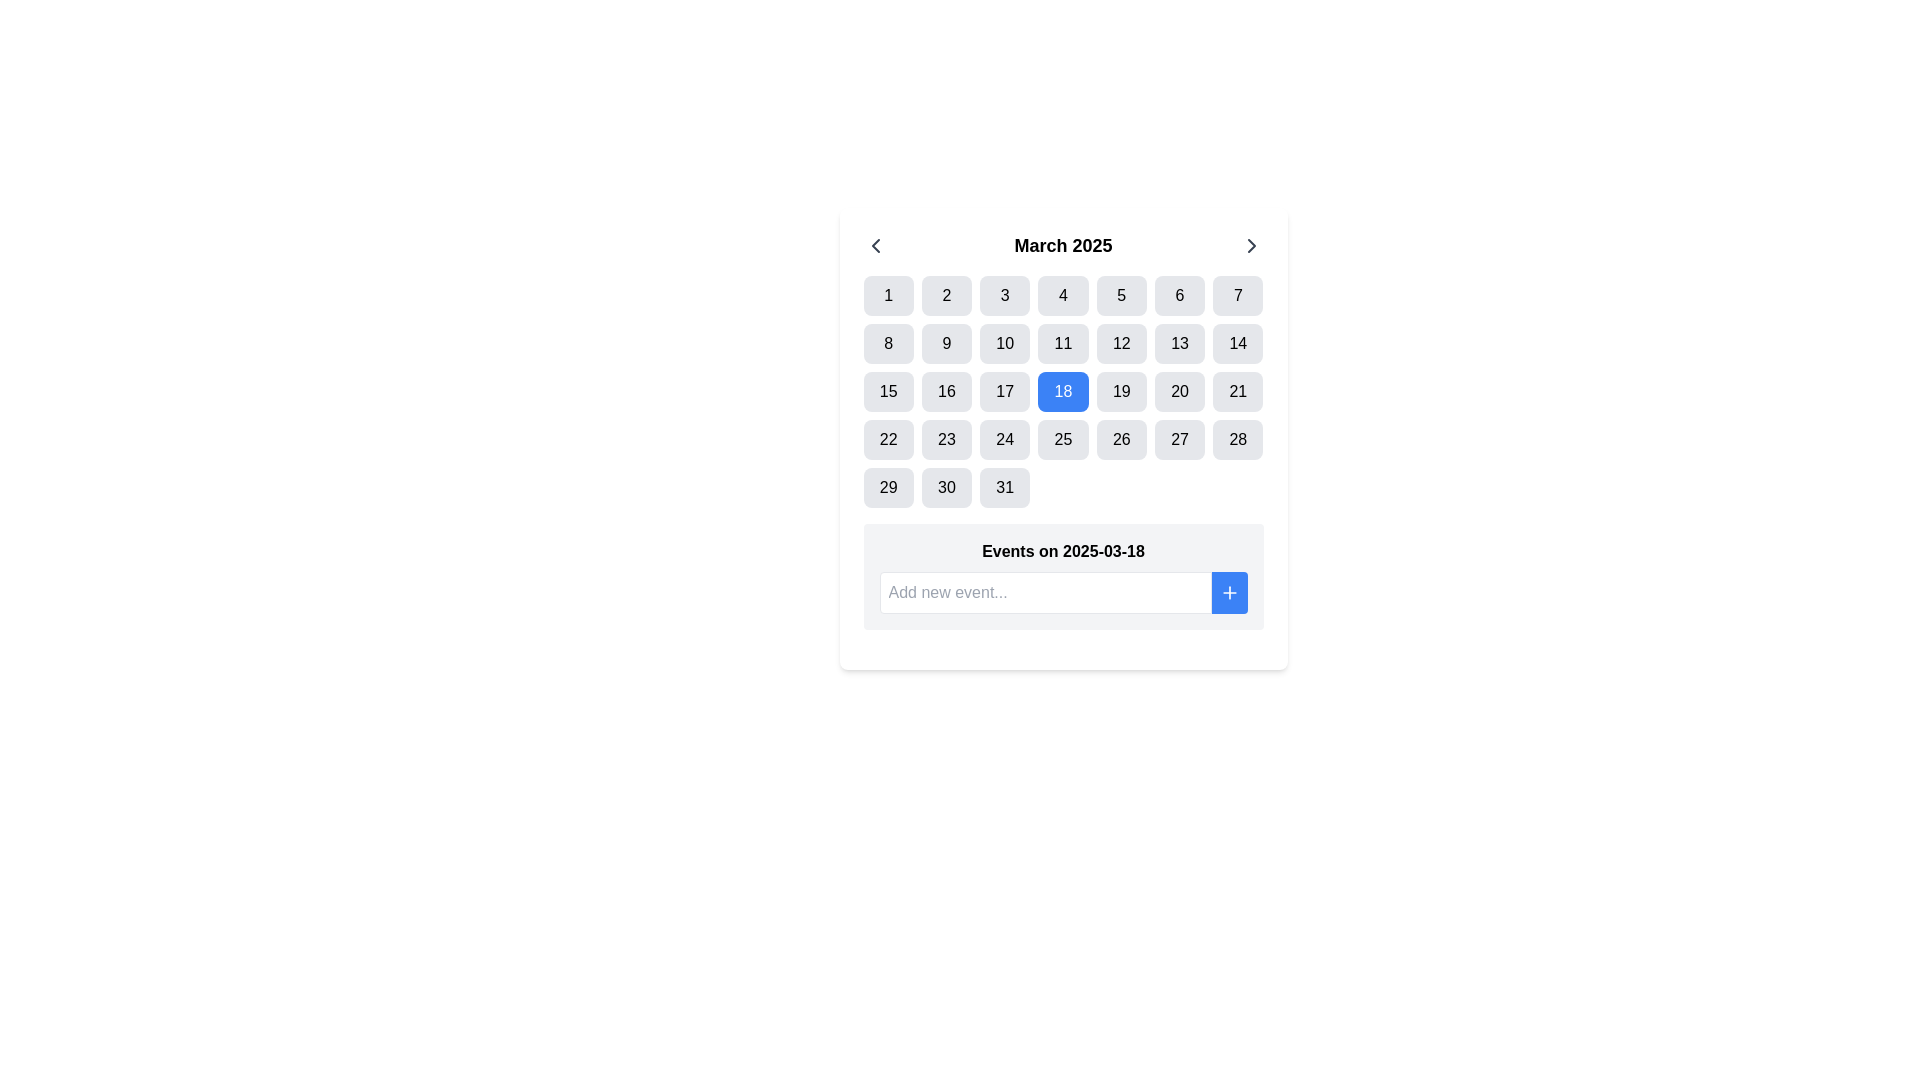  I want to click on the button displaying the number '4' located in the first row and fourth column of the calendar grid for March 2025, so click(1062, 296).